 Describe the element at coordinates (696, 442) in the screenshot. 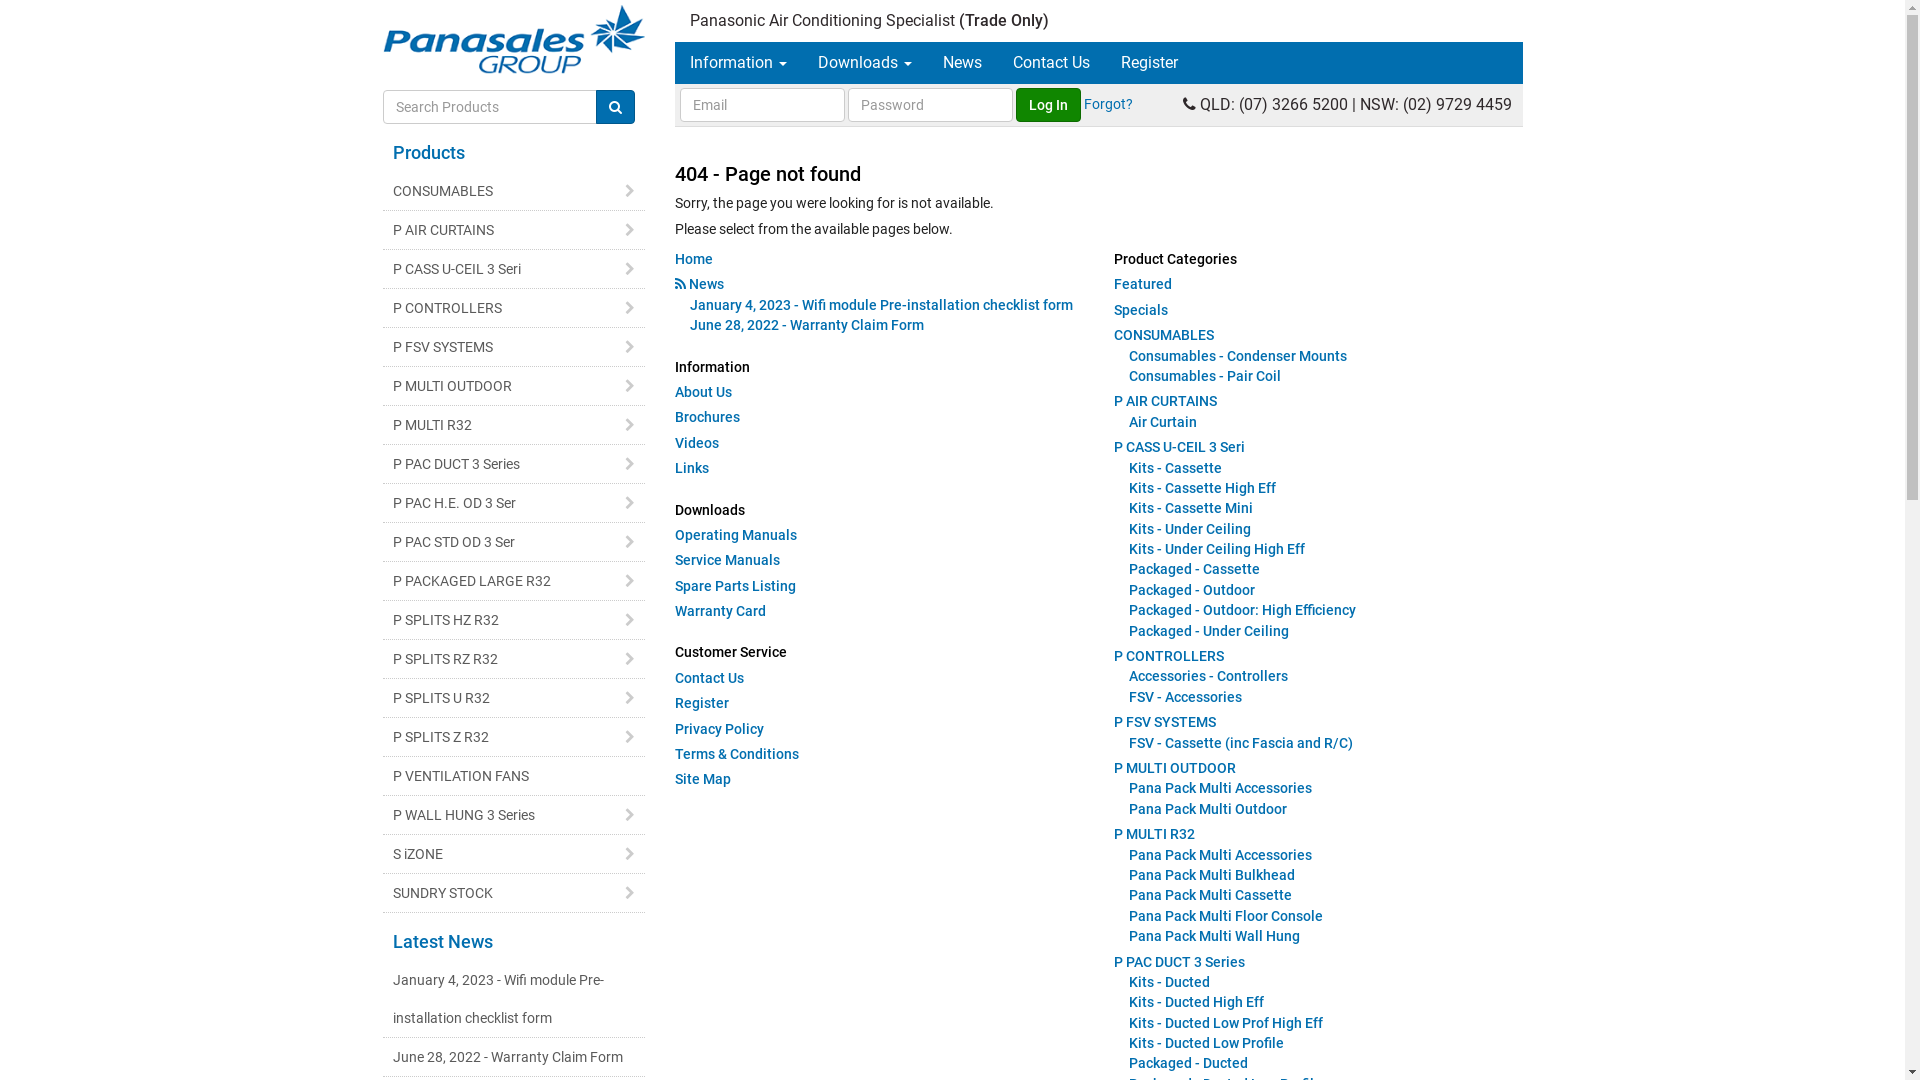

I see `'Videos'` at that location.